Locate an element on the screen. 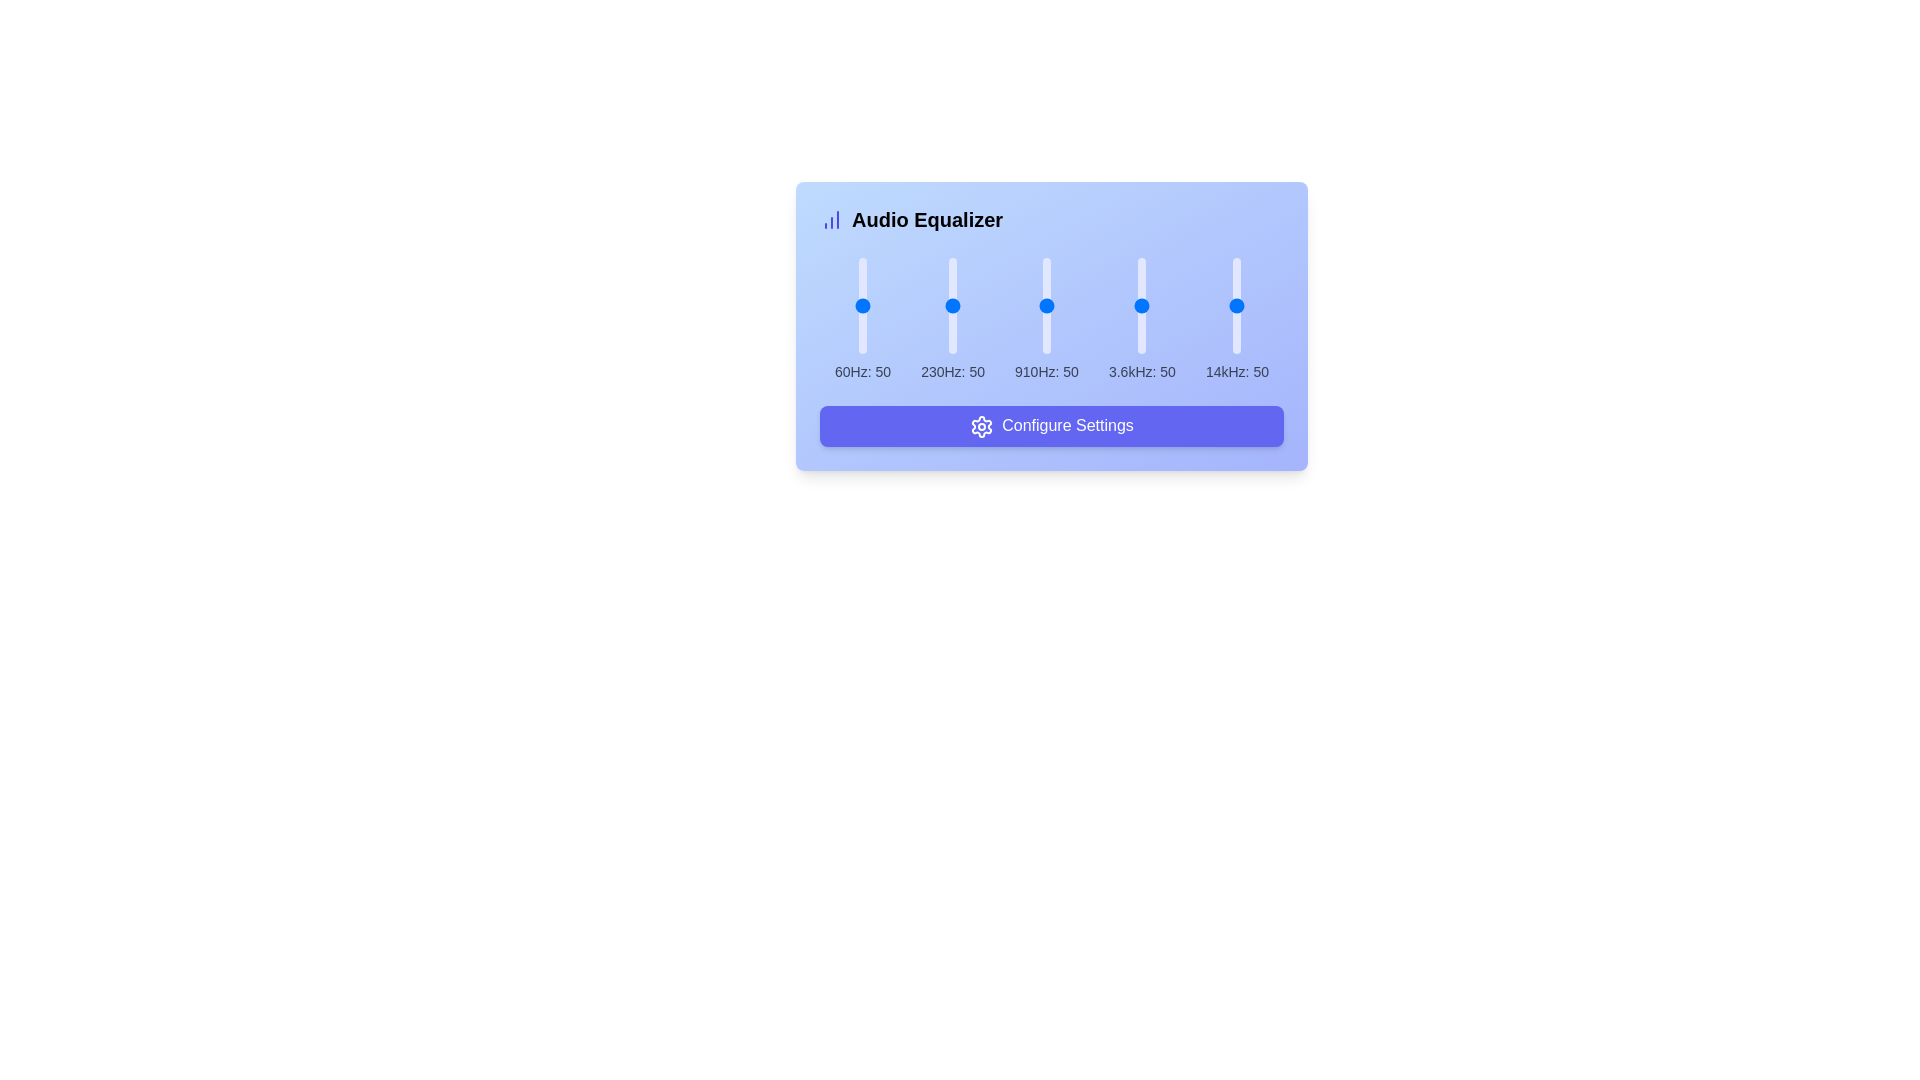  the 14kHz equalizer is located at coordinates (1236, 314).